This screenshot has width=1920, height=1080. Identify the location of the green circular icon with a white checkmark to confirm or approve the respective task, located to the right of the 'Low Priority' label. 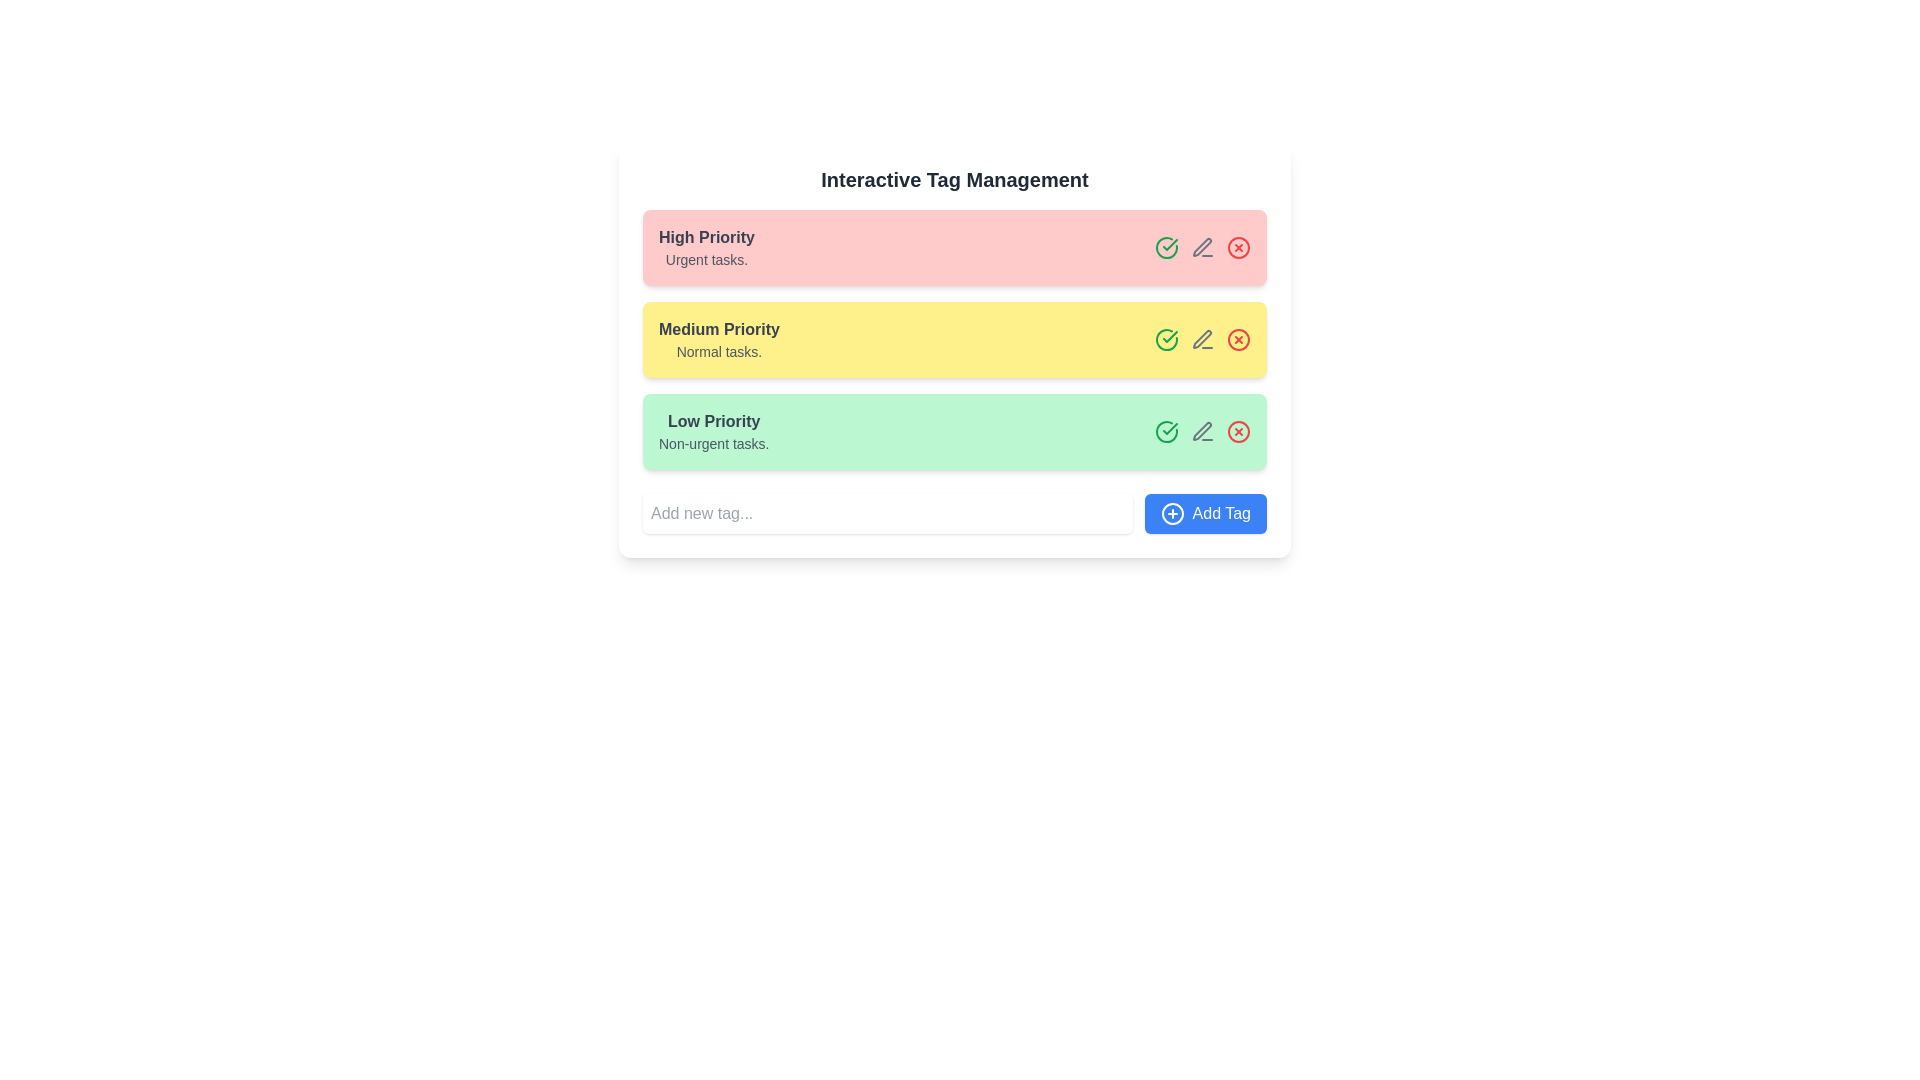
(1166, 431).